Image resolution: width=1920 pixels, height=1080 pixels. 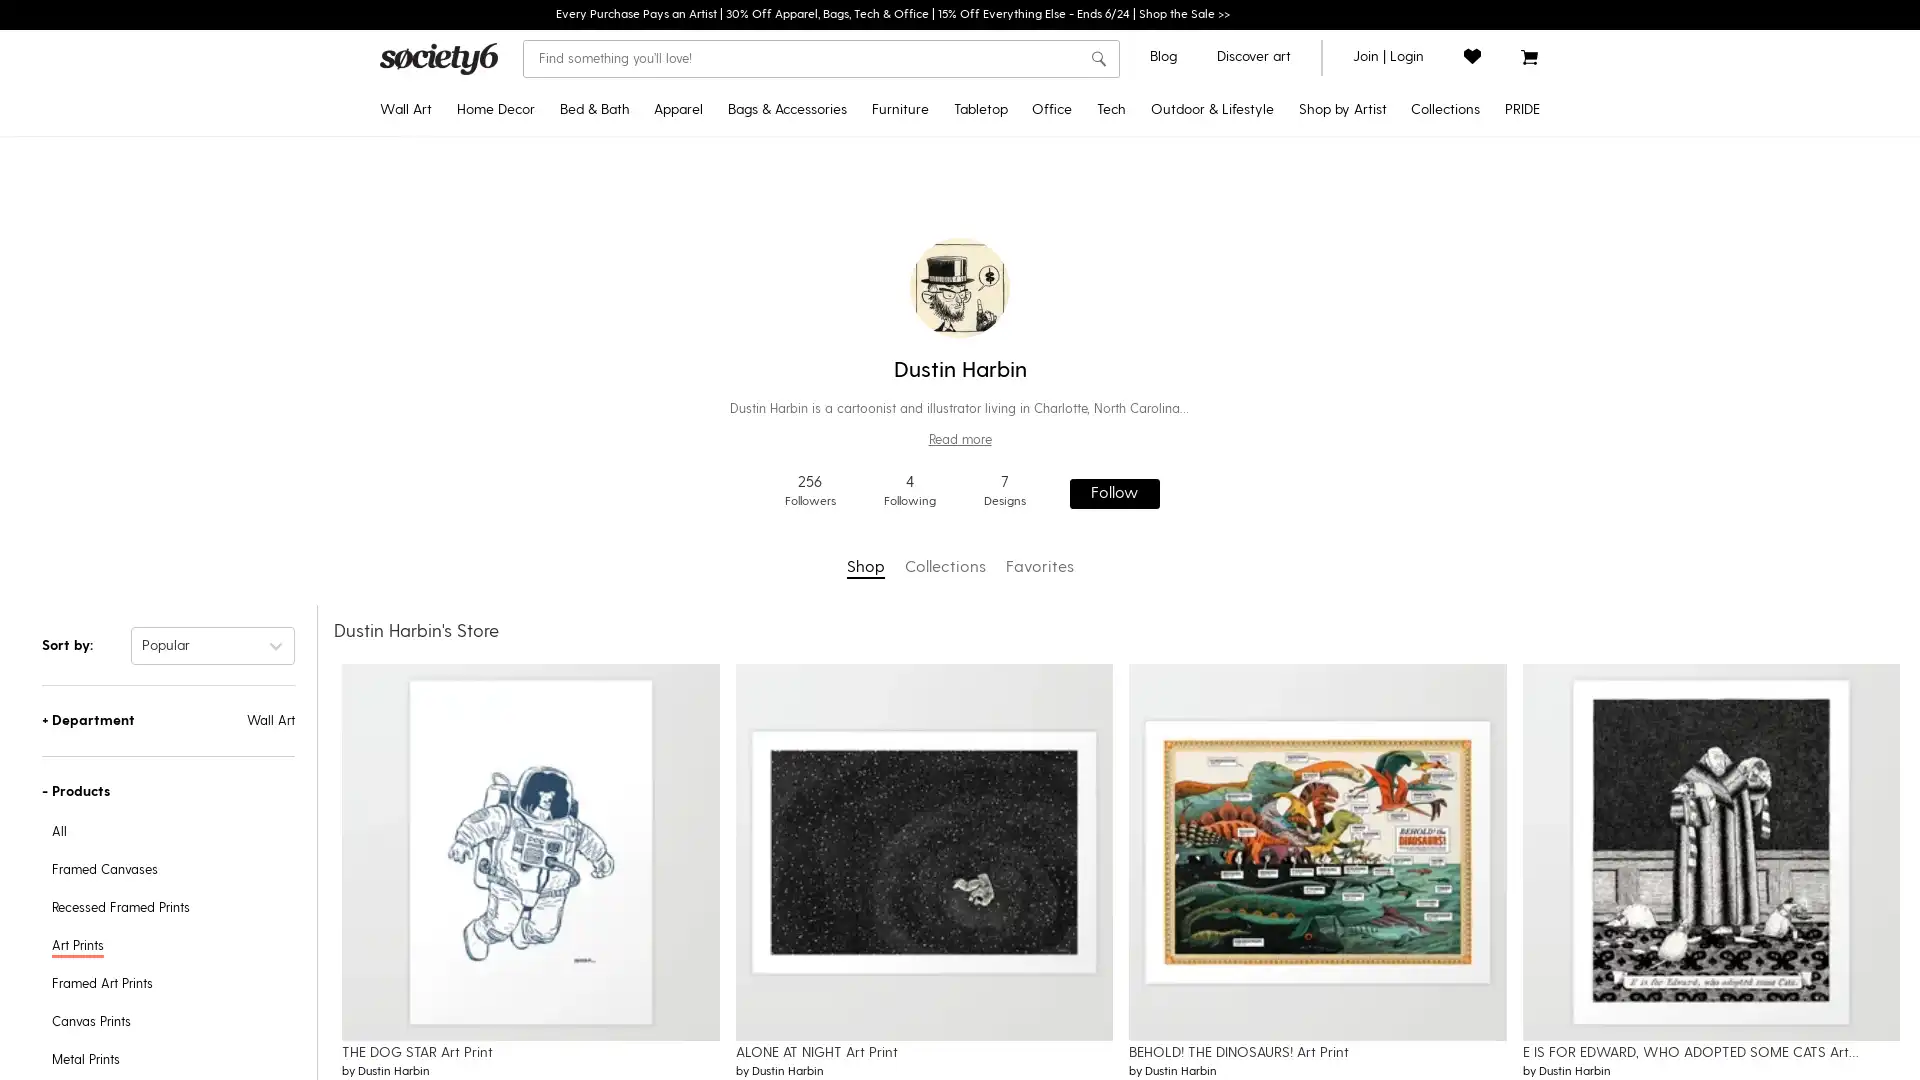 What do you see at coordinates (168, 720) in the screenshot?
I see `+Department Wall Art` at bounding box center [168, 720].